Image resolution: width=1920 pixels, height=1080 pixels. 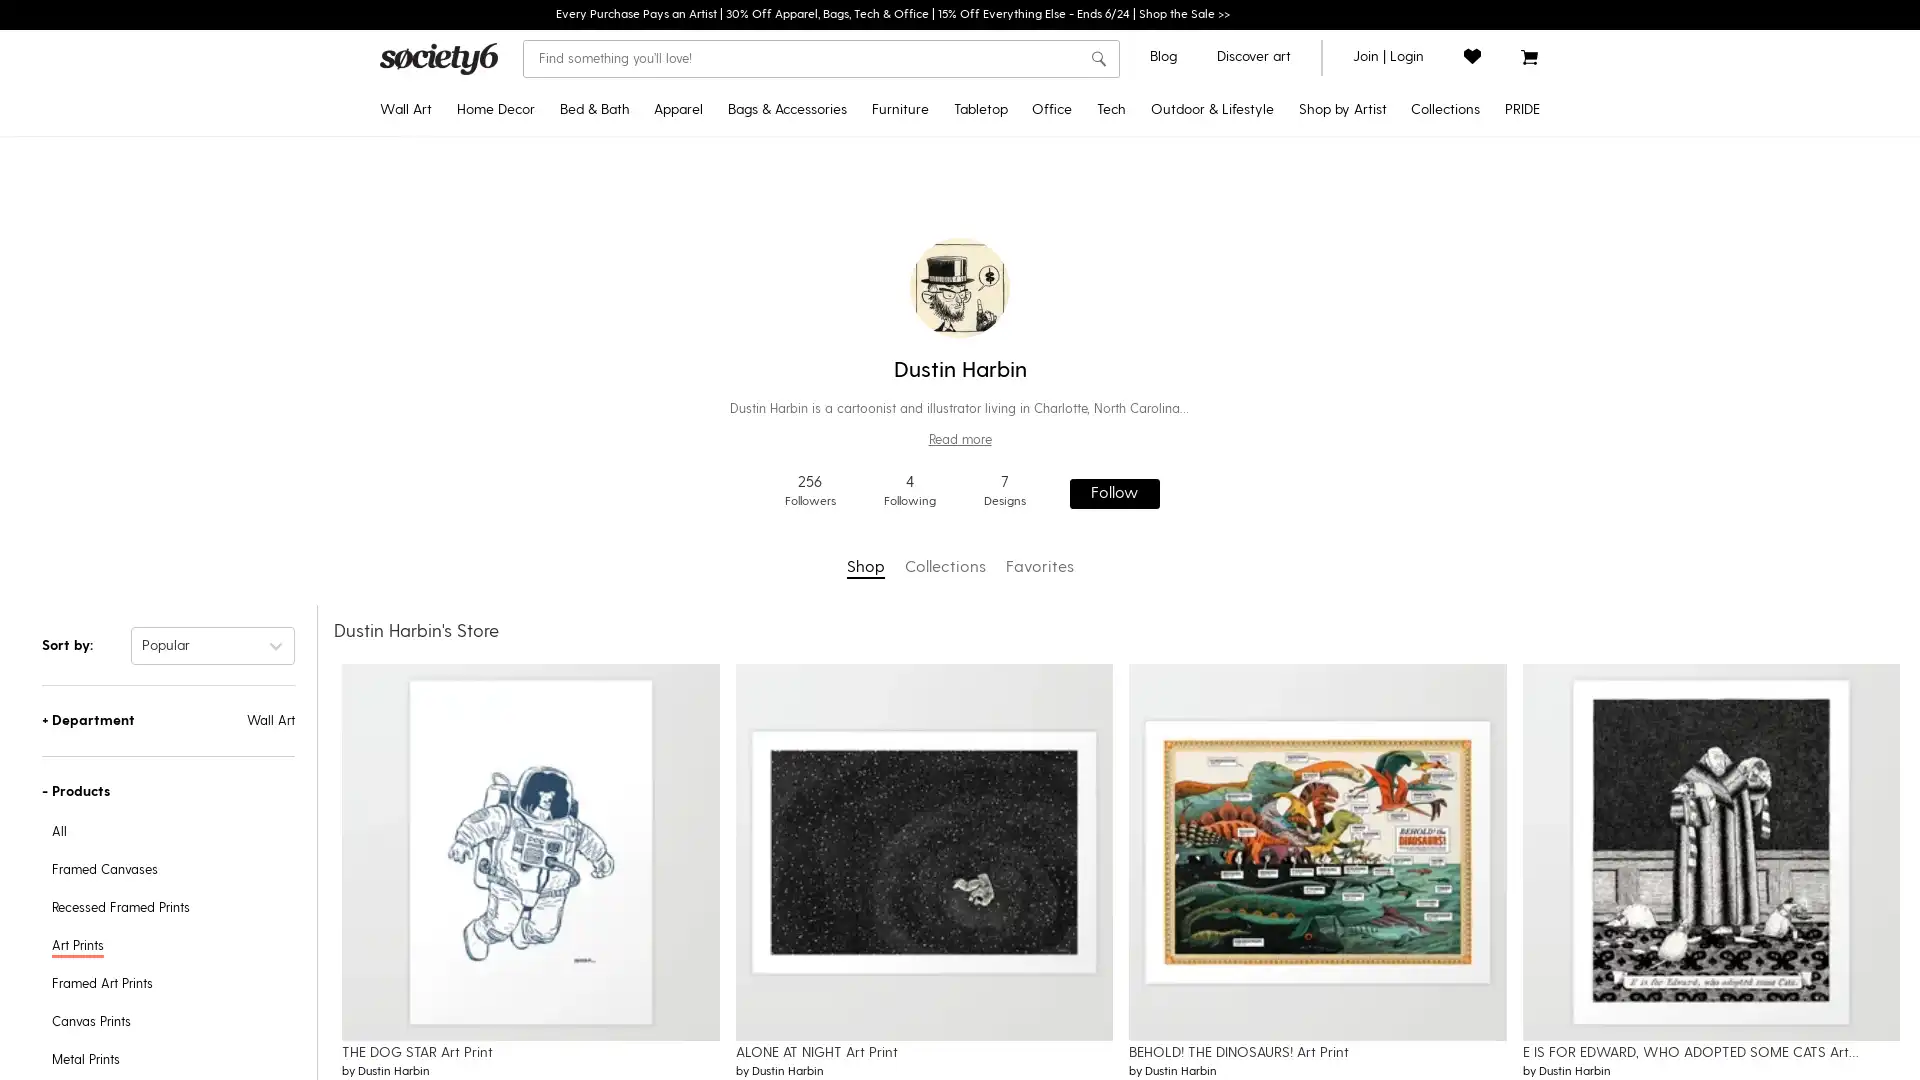 What do you see at coordinates (168, 720) in the screenshot?
I see `+Department Wall Art` at bounding box center [168, 720].